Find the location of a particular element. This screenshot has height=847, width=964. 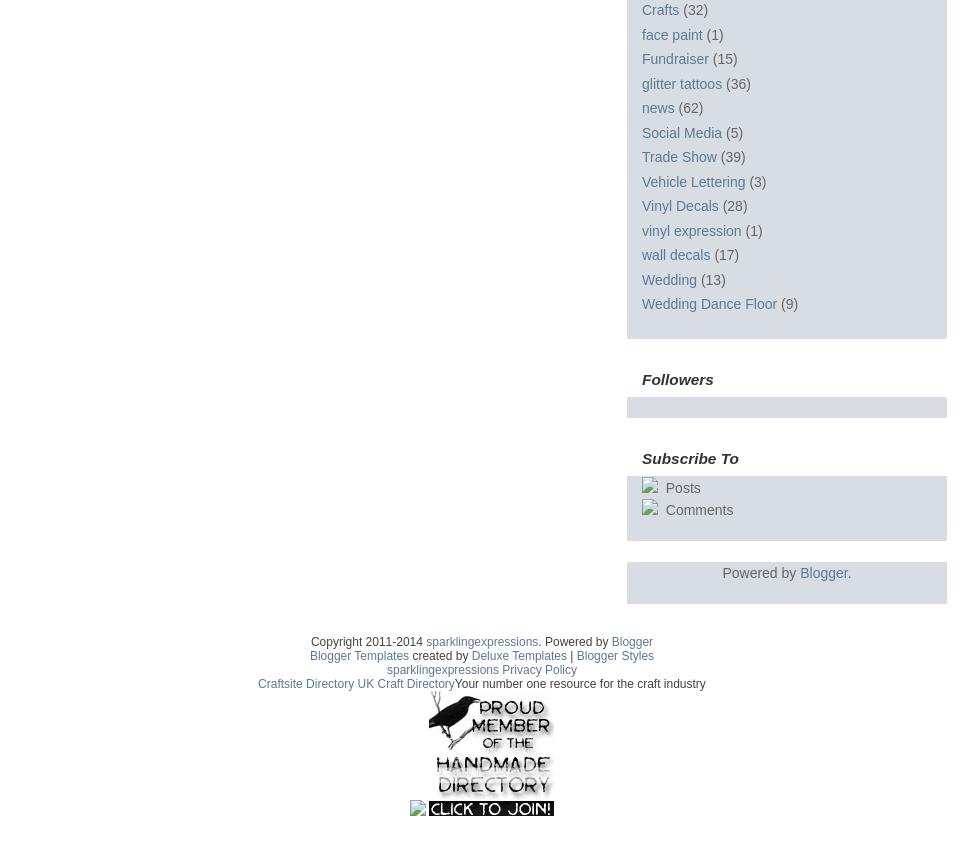

'(15)' is located at coordinates (723, 58).